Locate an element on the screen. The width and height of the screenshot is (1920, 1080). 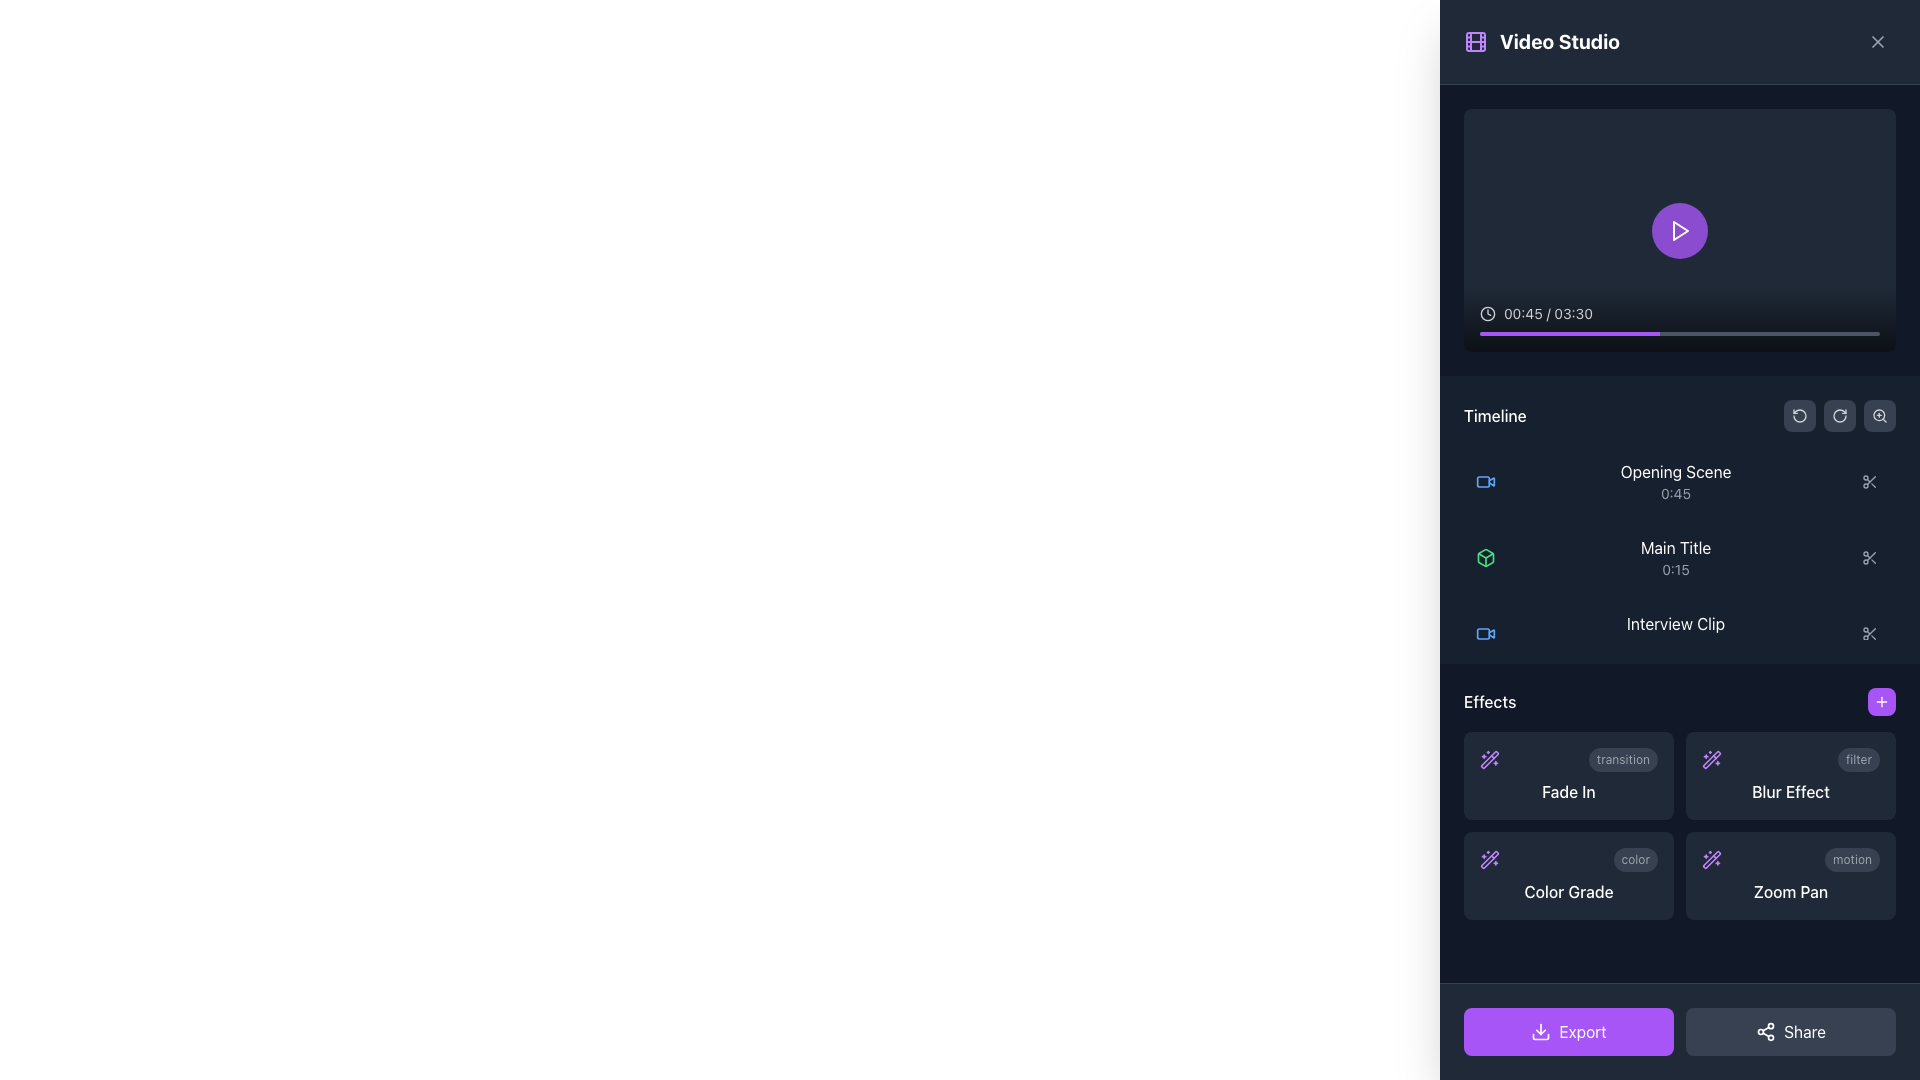
the download icon associated with the 'Export' button located at the bottom left of the right panel for accessibility is located at coordinates (1540, 1032).